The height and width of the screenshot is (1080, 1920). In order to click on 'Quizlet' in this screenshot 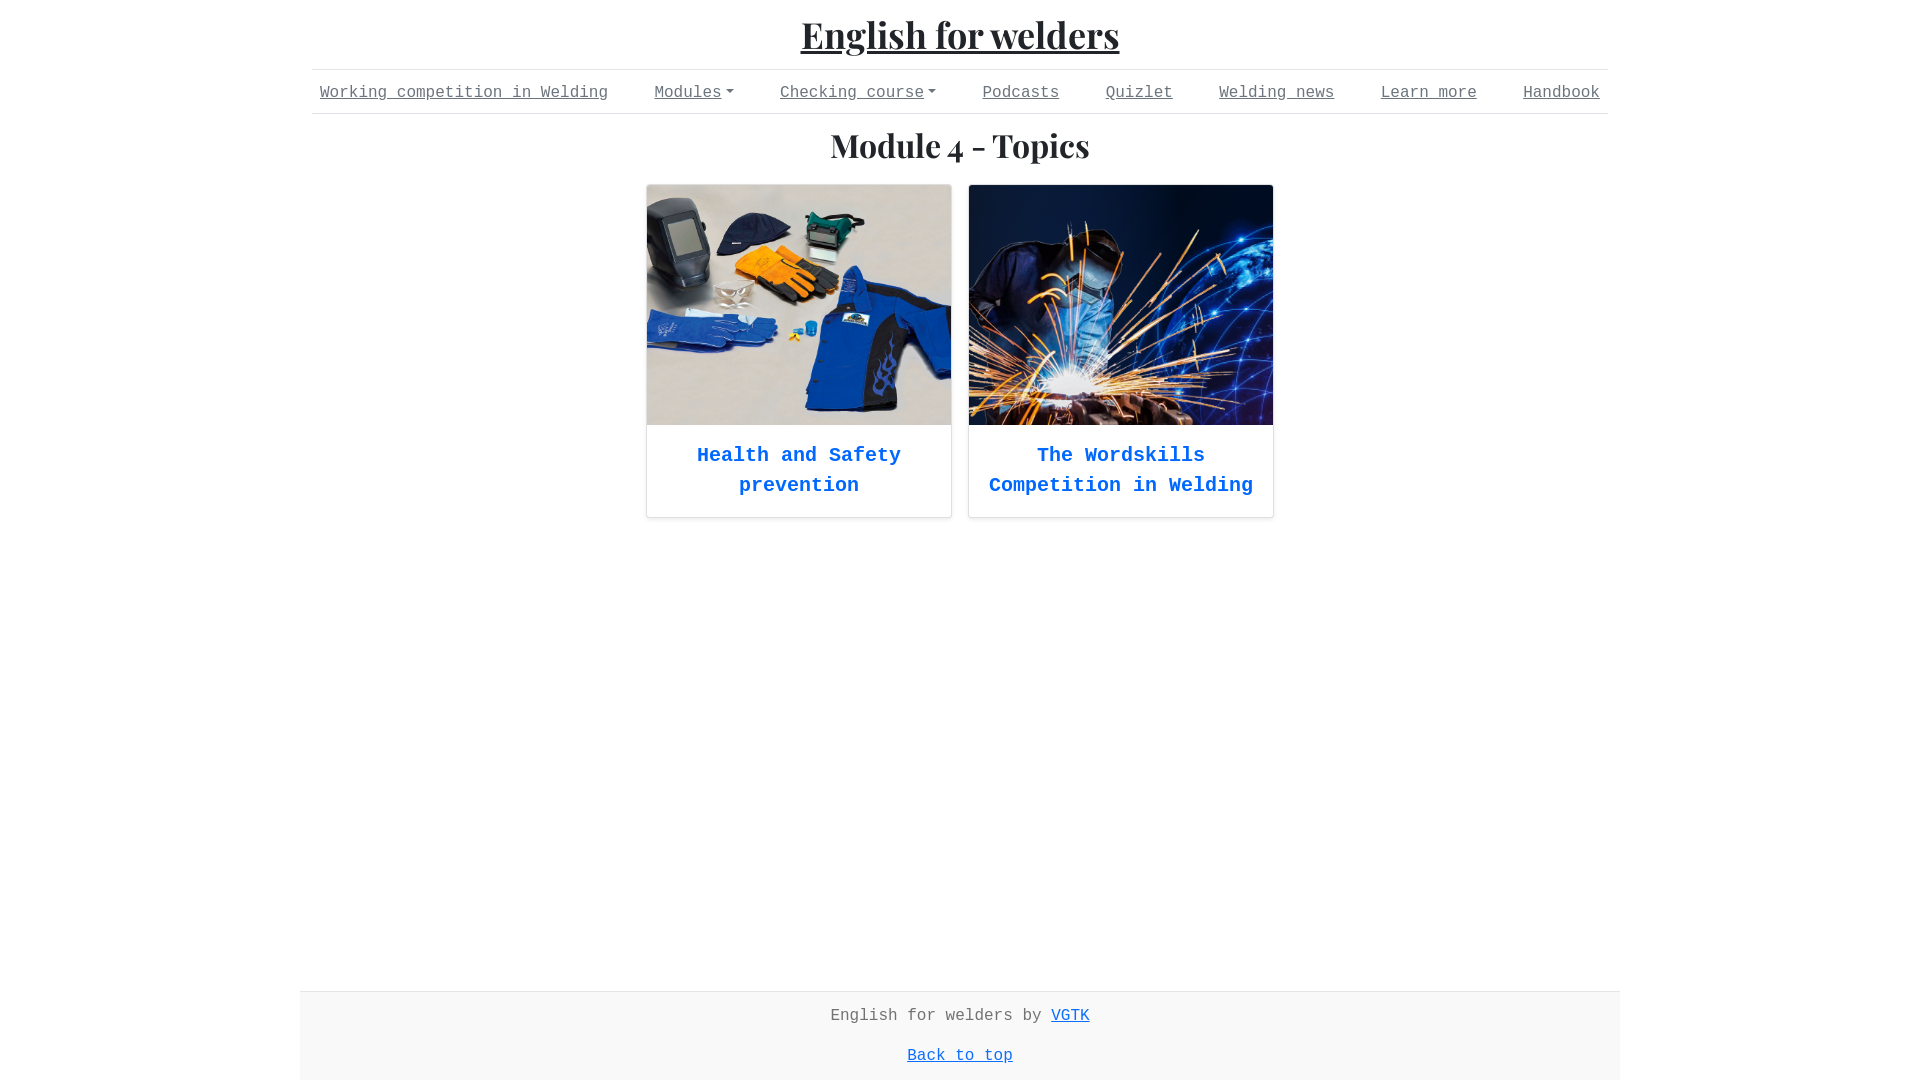, I will do `click(1139, 92)`.